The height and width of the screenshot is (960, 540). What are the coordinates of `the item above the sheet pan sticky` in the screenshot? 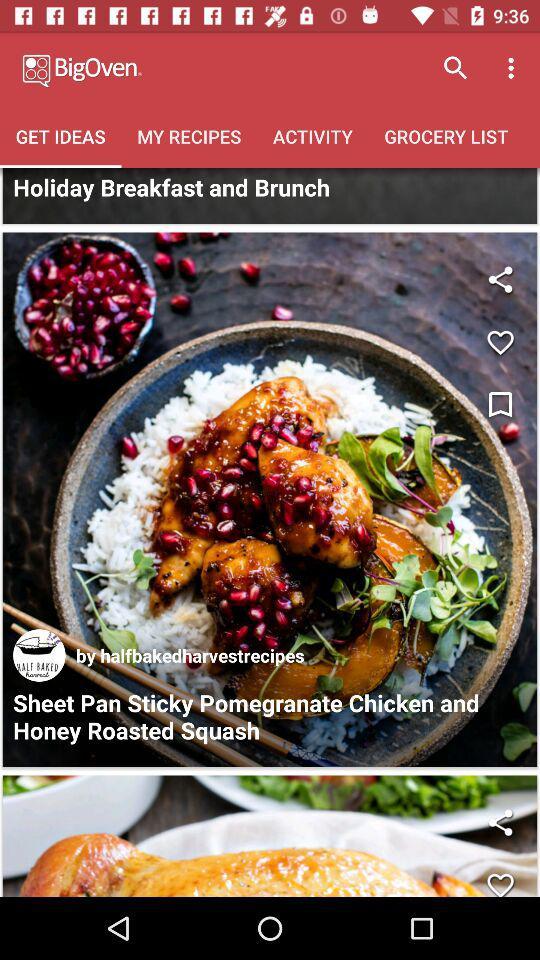 It's located at (190, 654).